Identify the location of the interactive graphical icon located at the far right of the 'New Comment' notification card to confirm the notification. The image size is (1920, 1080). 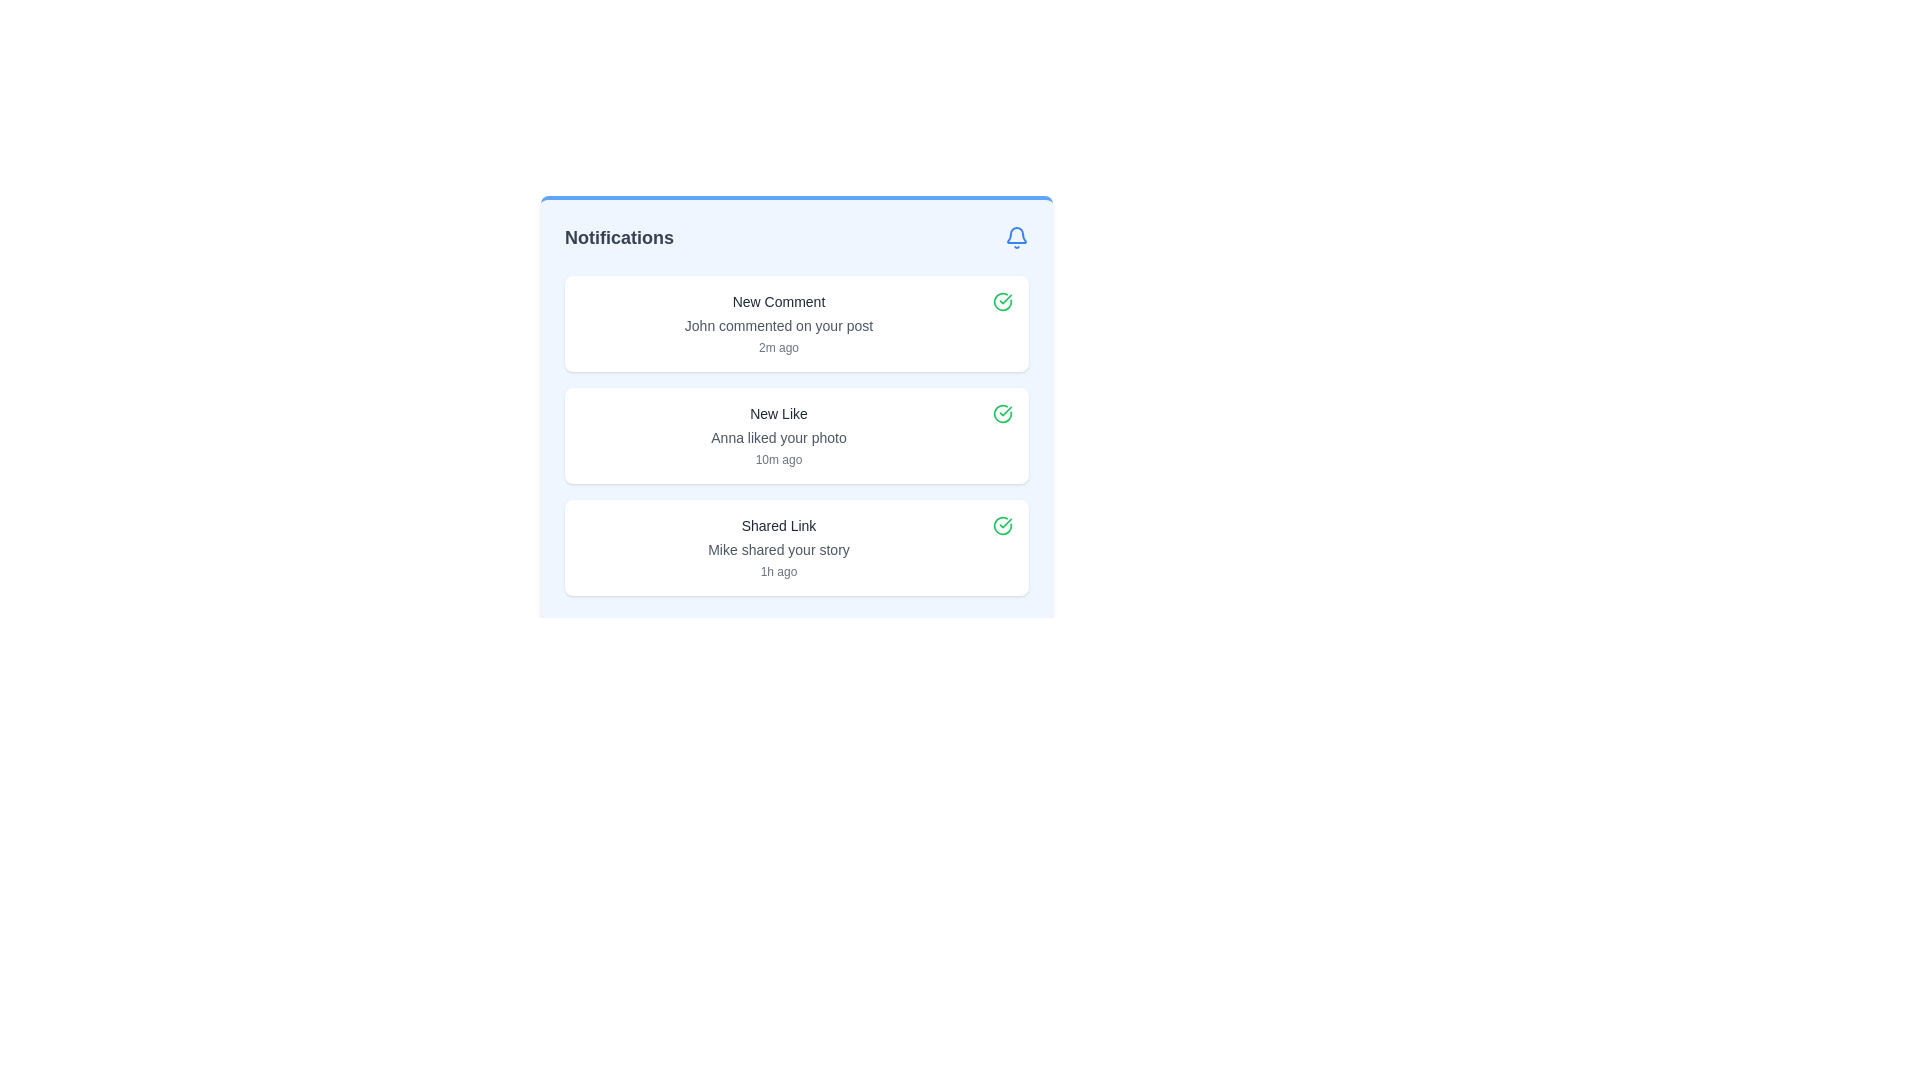
(1003, 301).